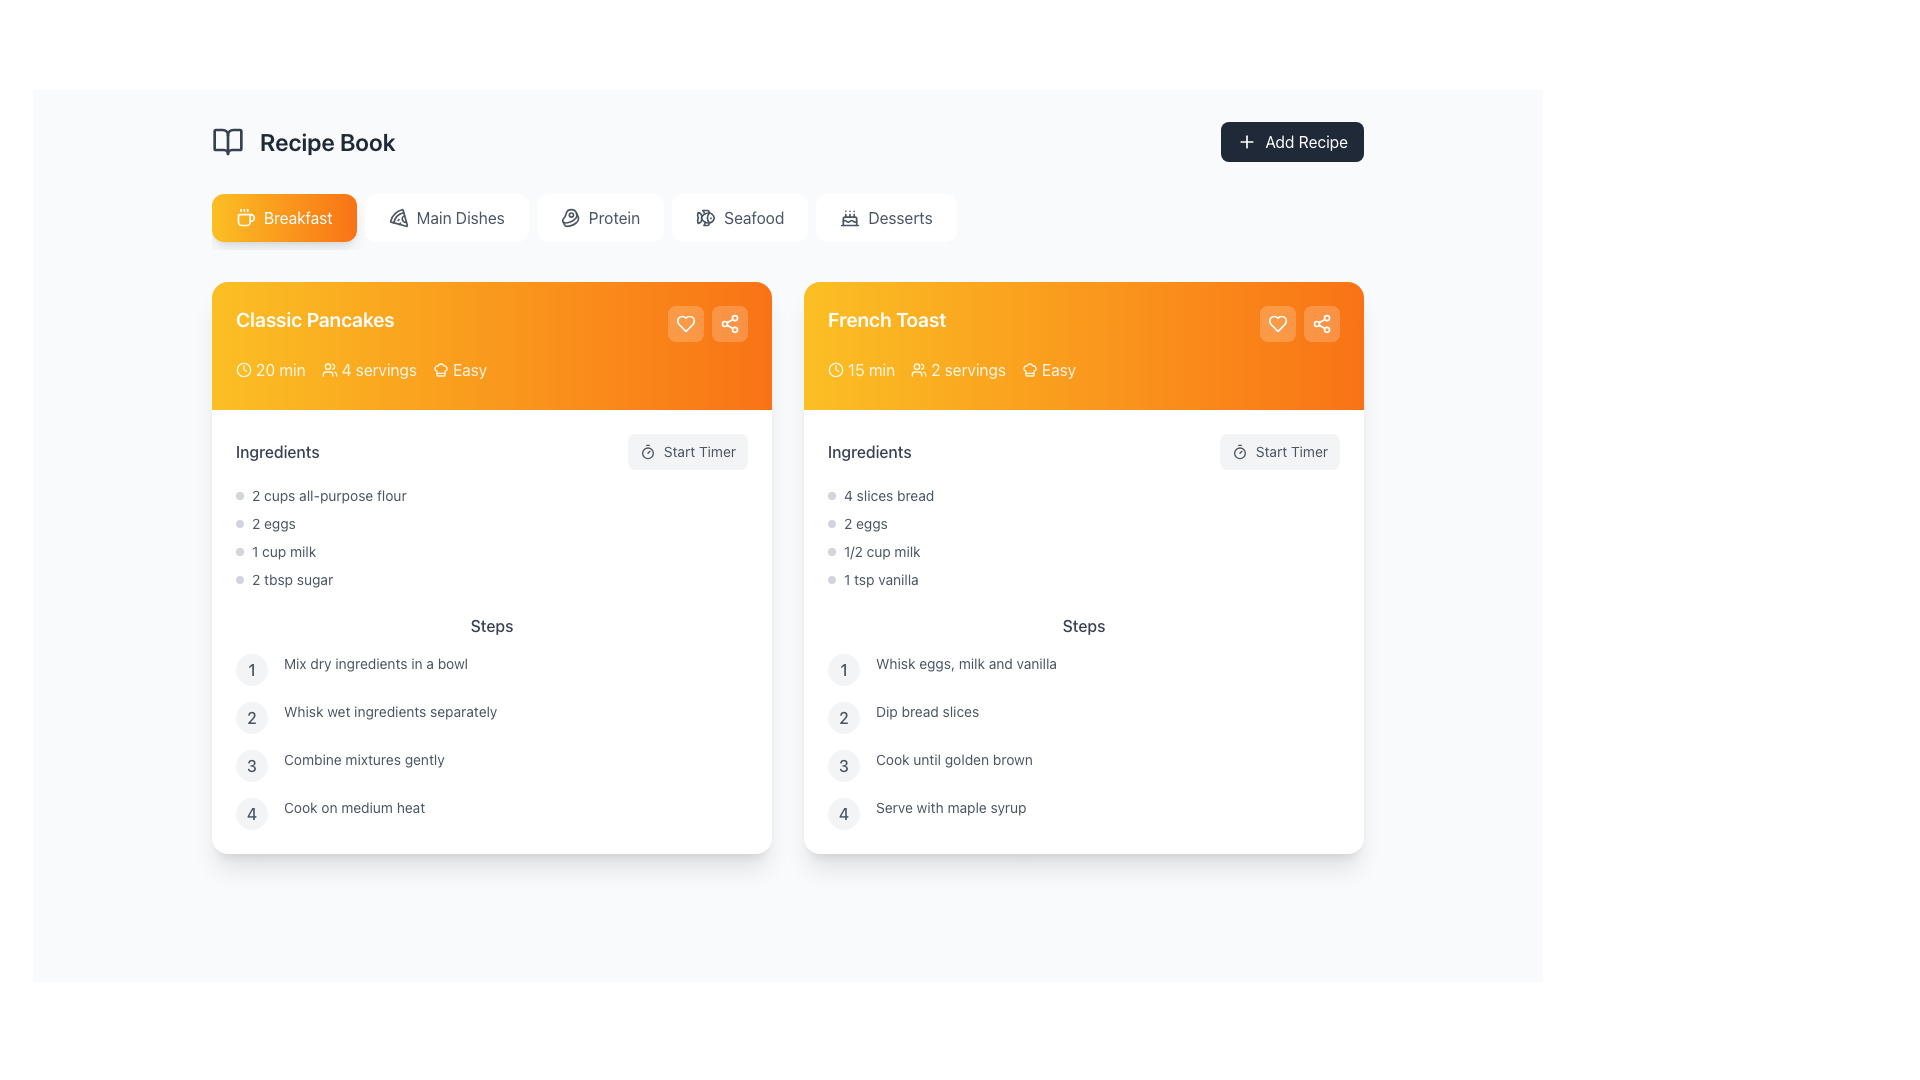  Describe the element at coordinates (647, 453) in the screenshot. I see `the circular icon located under the 'French Toast' section, which is part of the timer icon adjacent to the 'Start Timer' button` at that location.